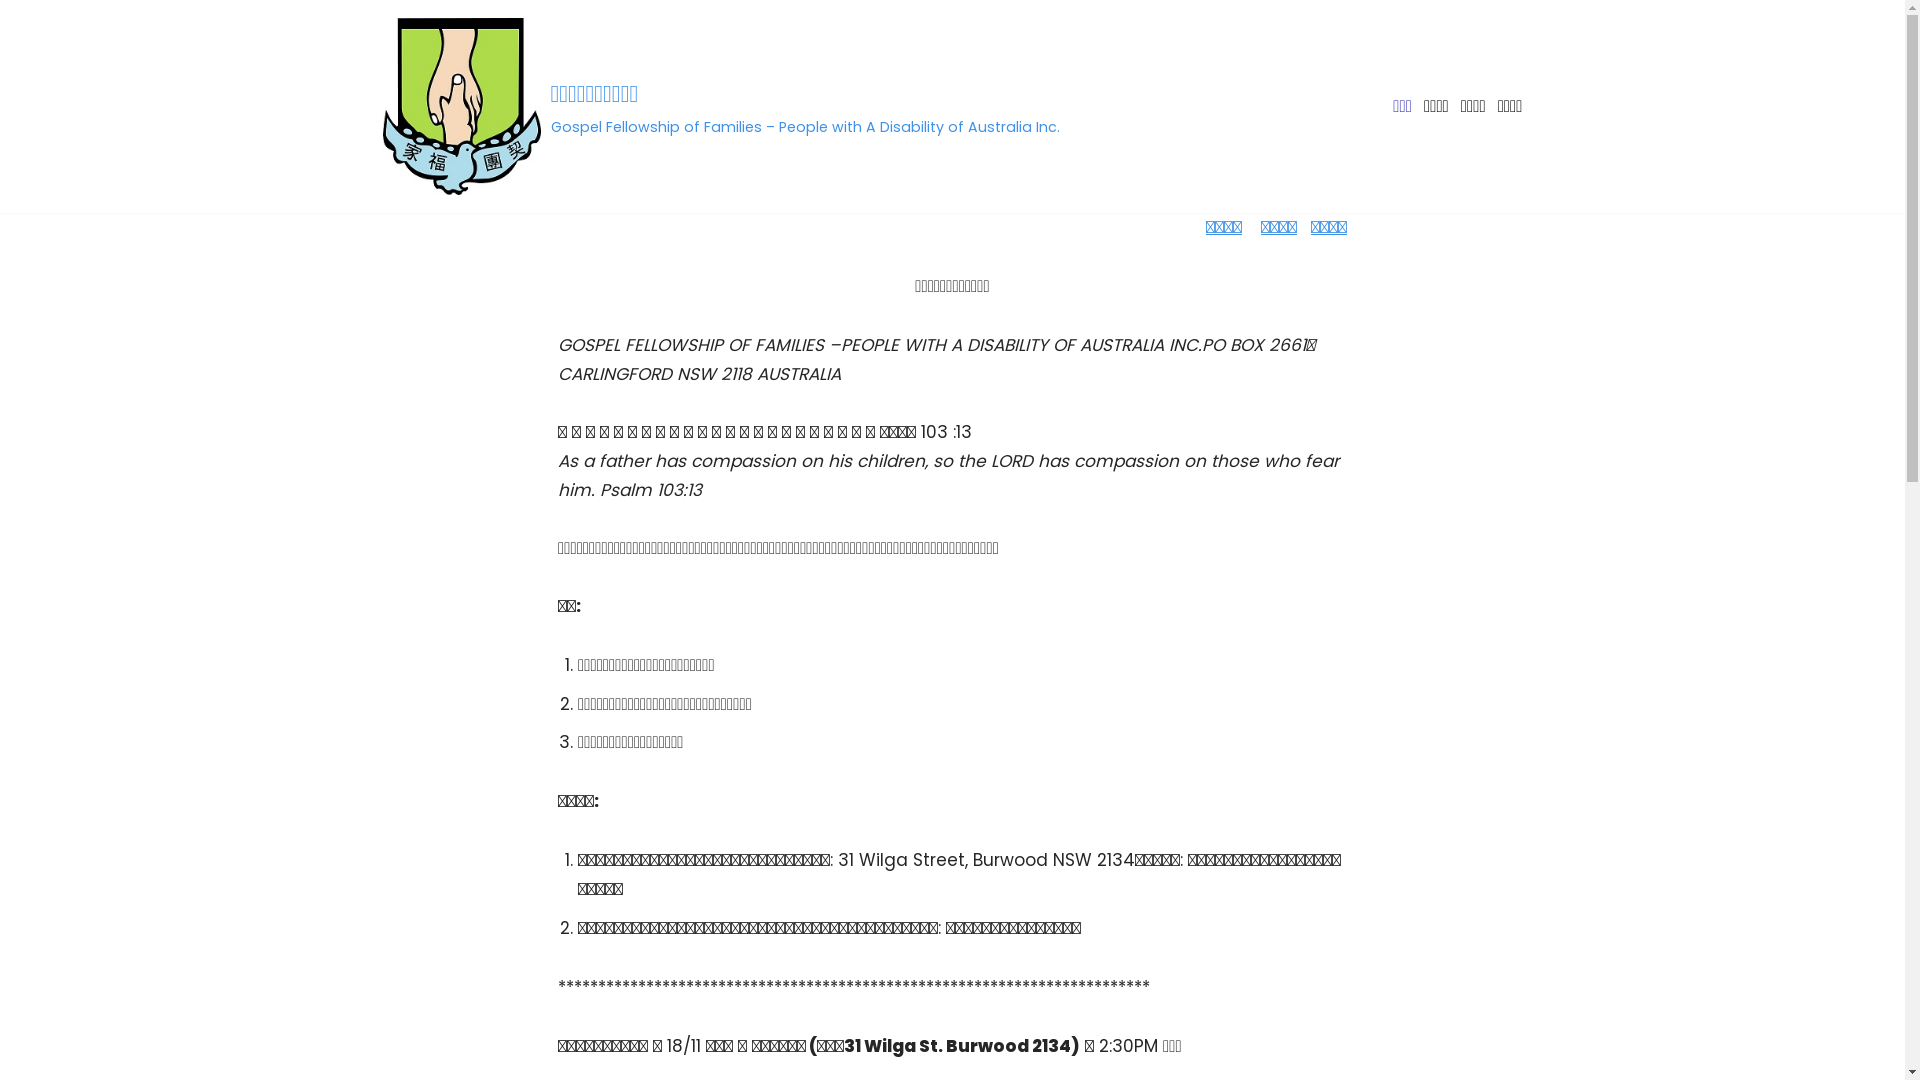 The width and height of the screenshot is (1920, 1080). Describe the element at coordinates (14, 42) in the screenshot. I see `'Skip to content'` at that location.